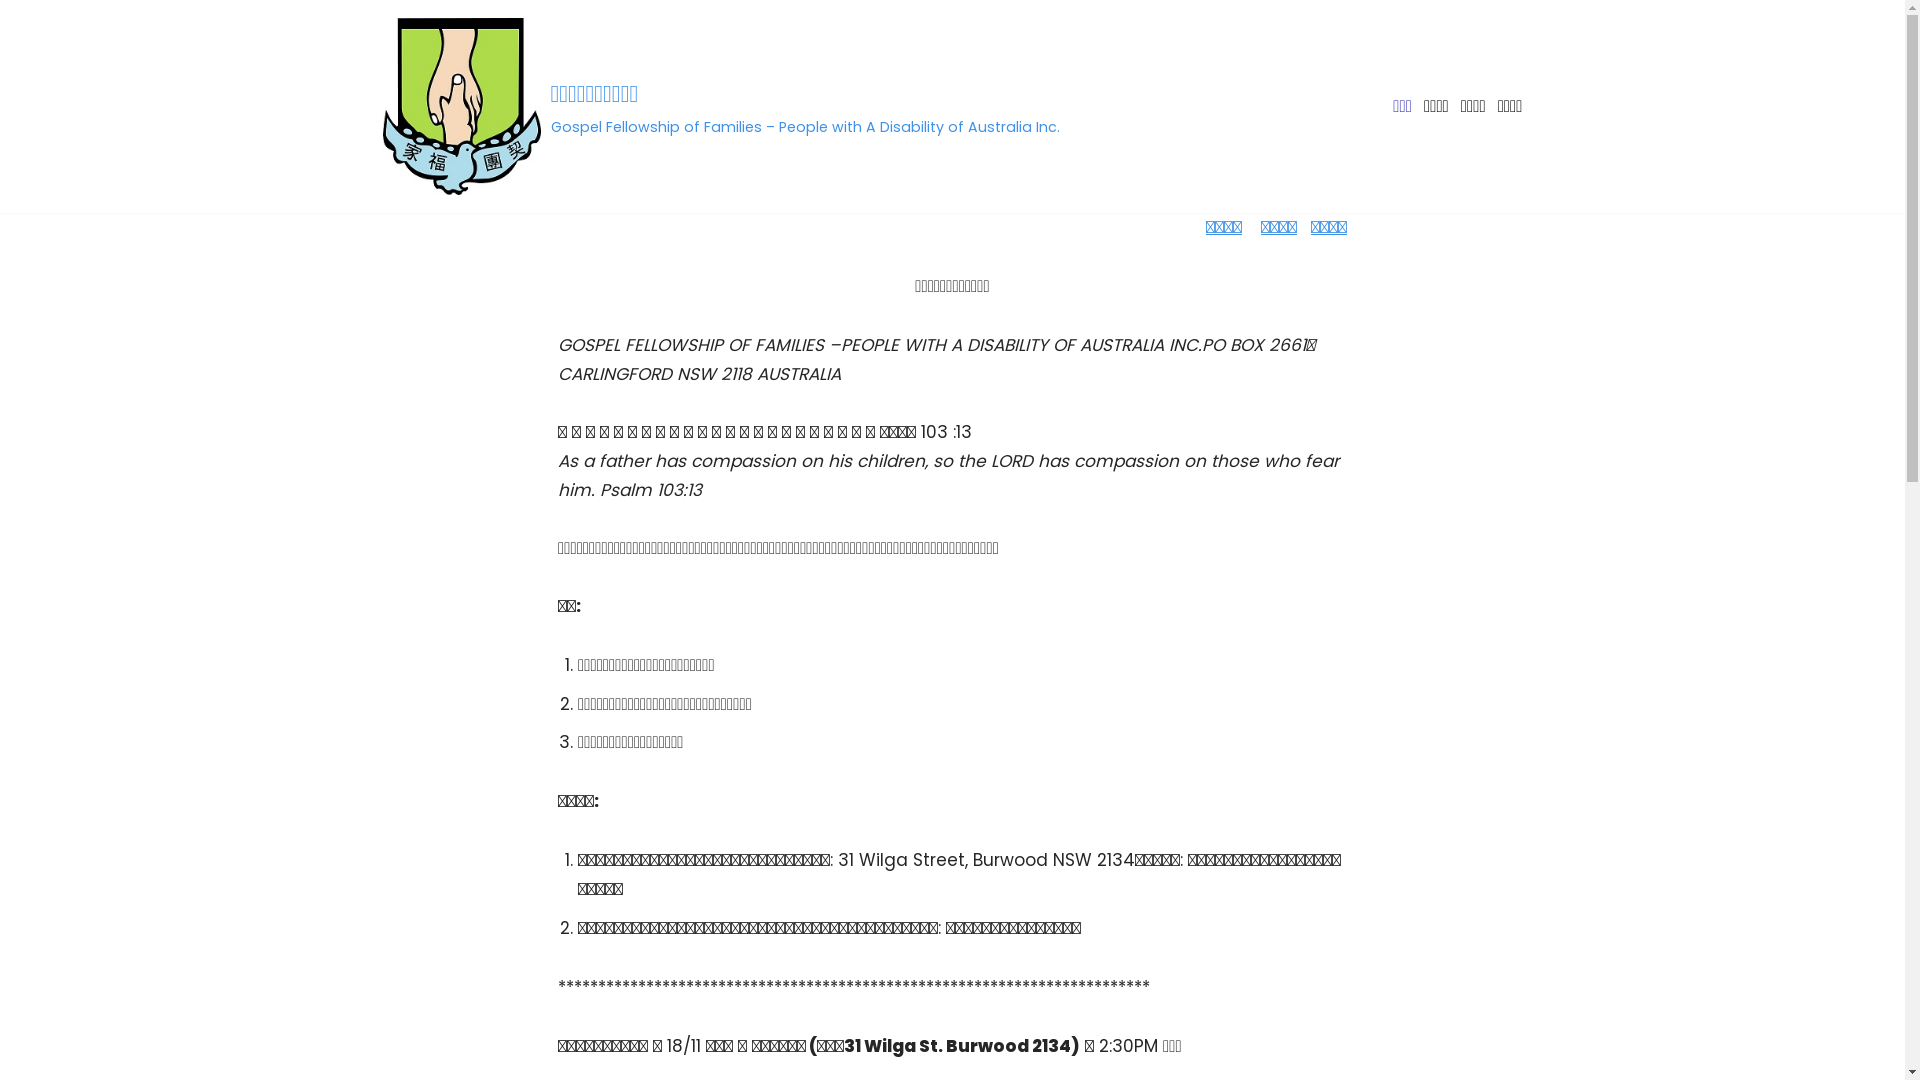 The width and height of the screenshot is (1920, 1080). Describe the element at coordinates (14, 42) in the screenshot. I see `'Skip to content'` at that location.